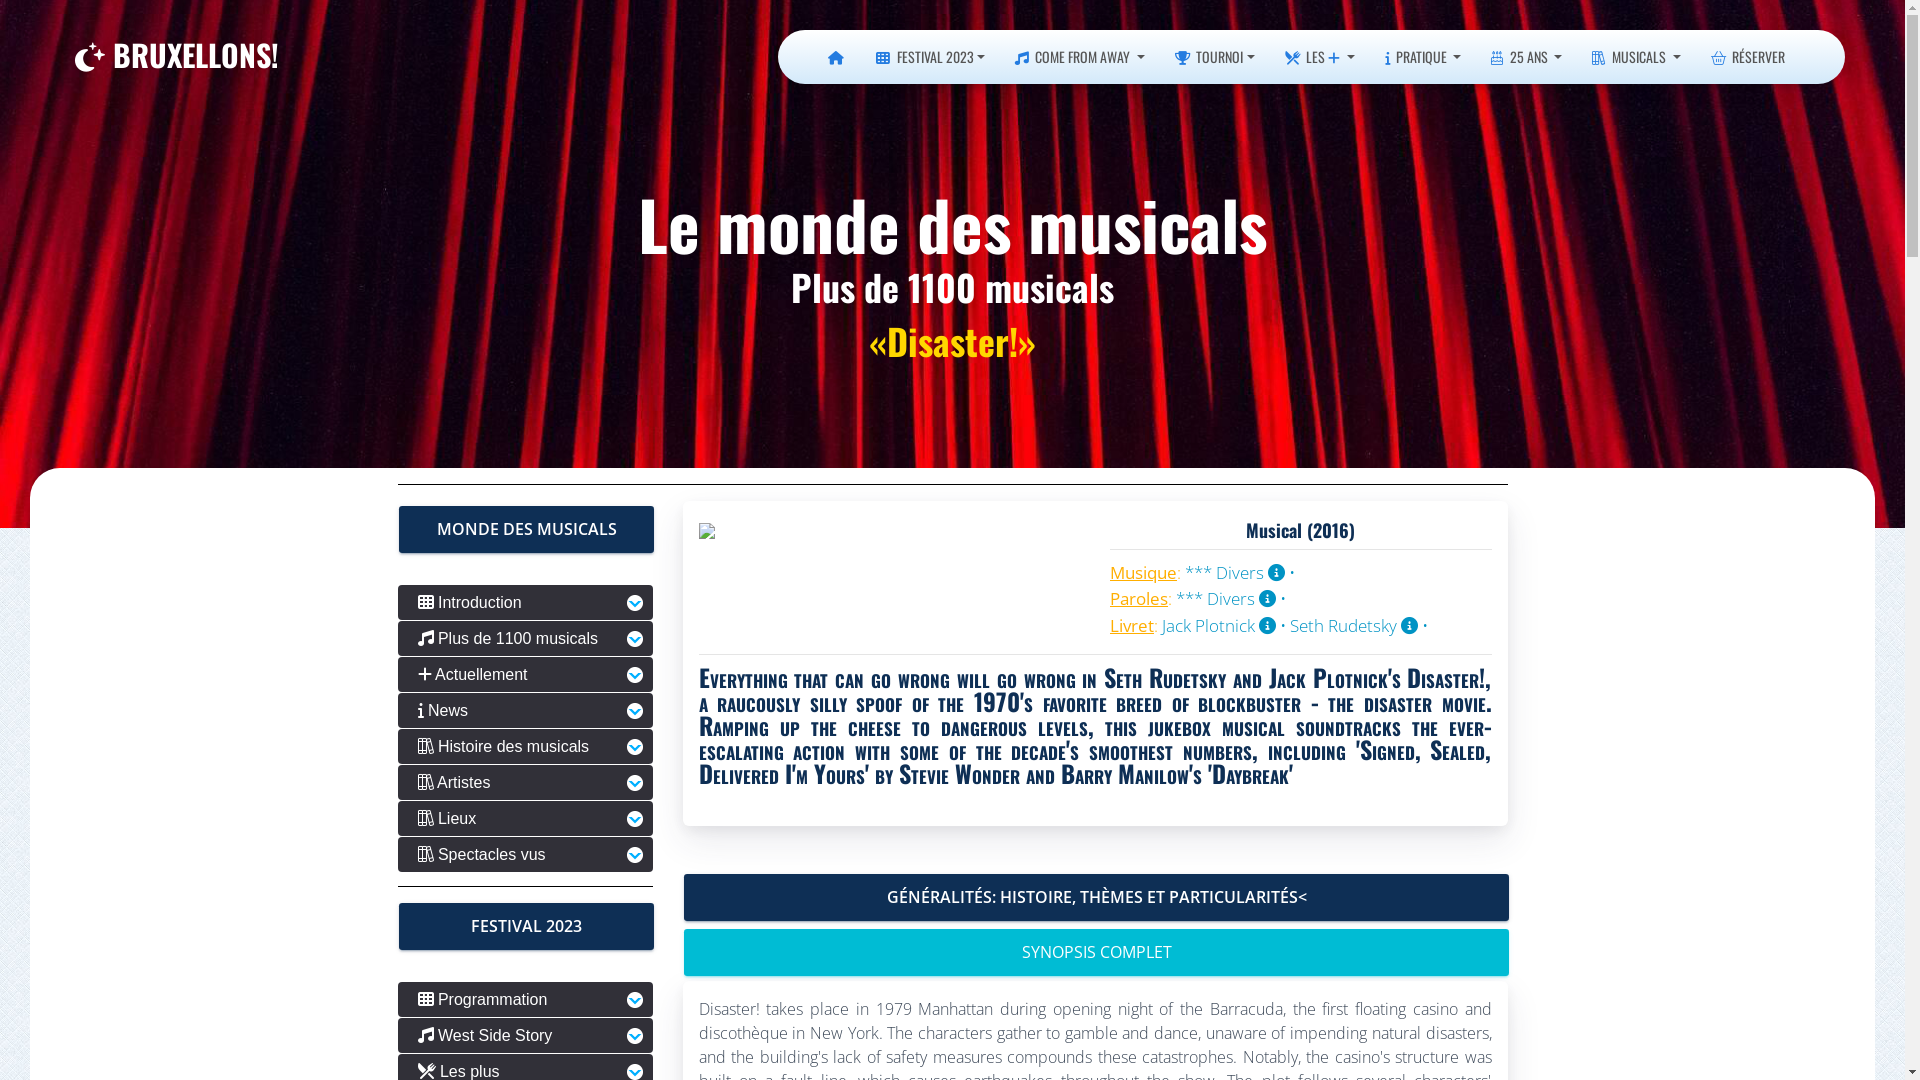 The width and height of the screenshot is (1920, 1080). Describe the element at coordinates (525, 999) in the screenshot. I see `'Programmation'` at that location.